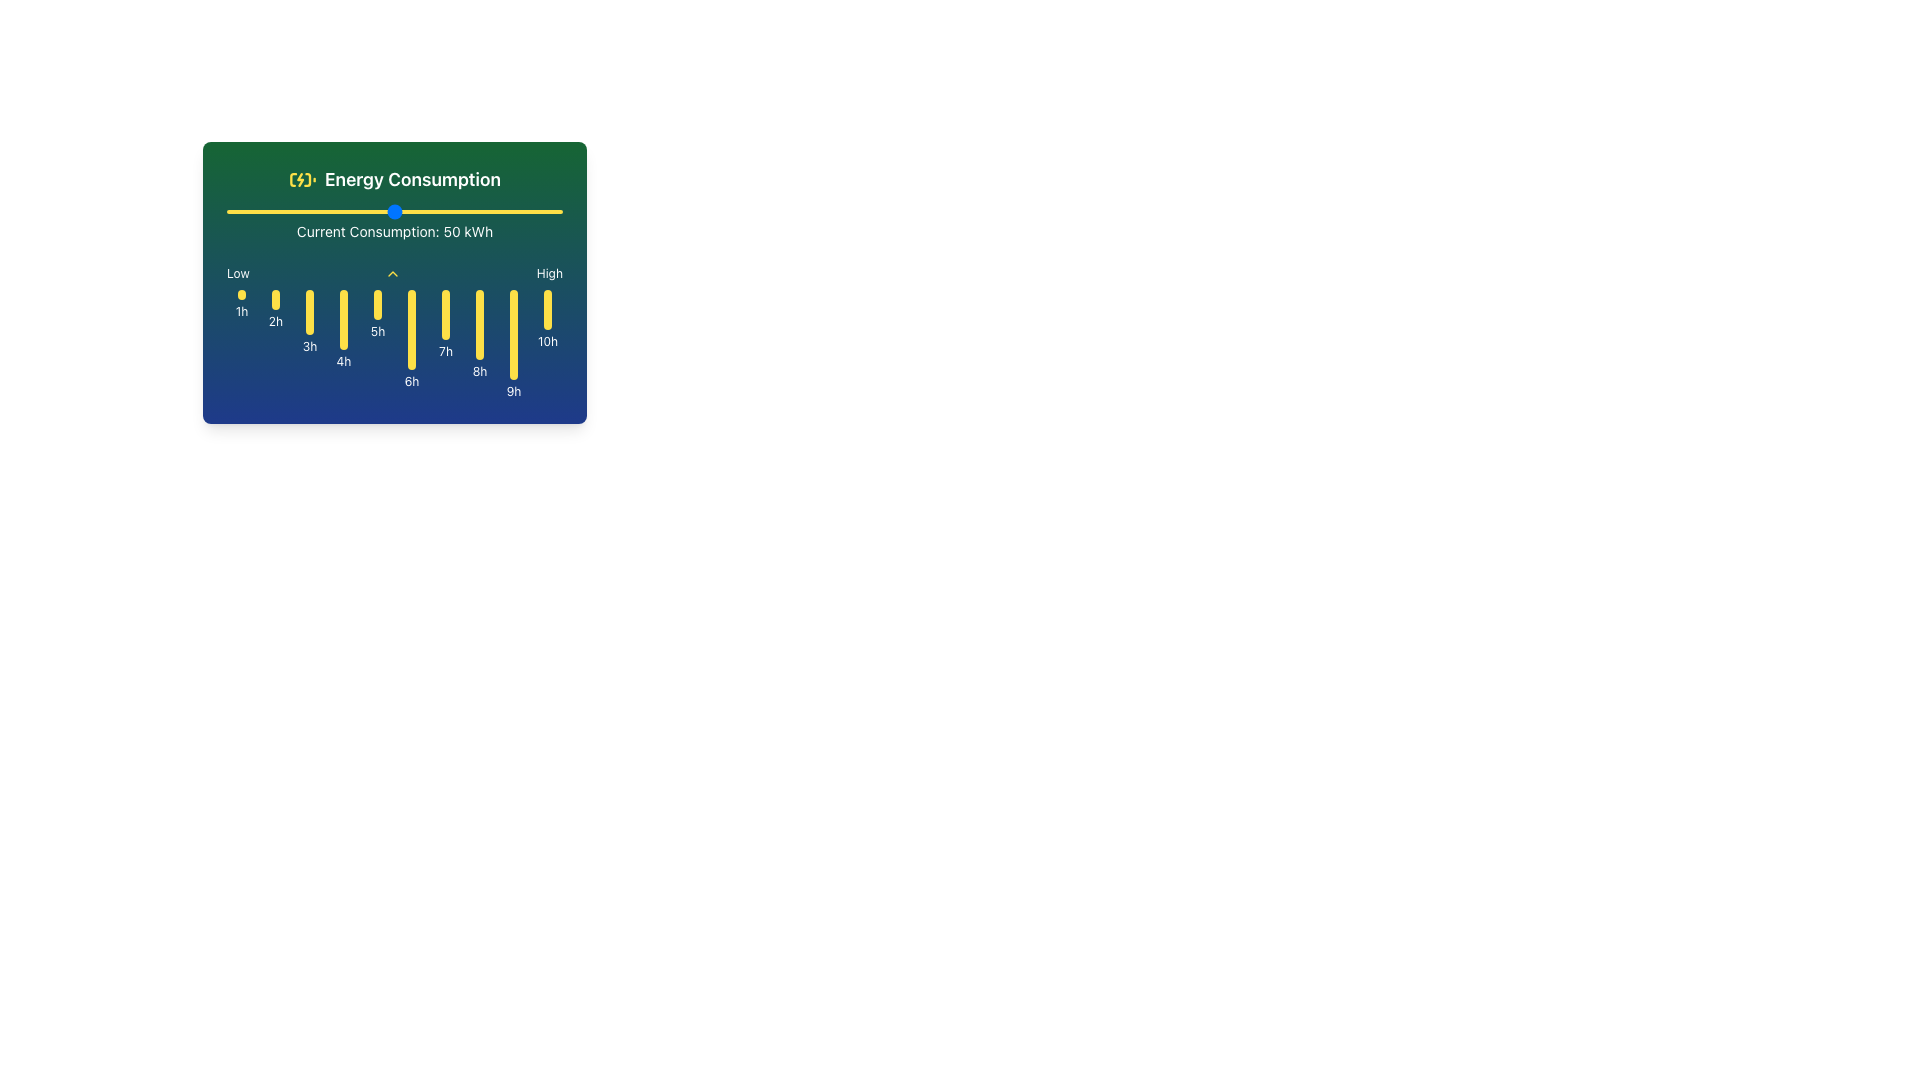  Describe the element at coordinates (306, 213) in the screenshot. I see `the energy consumption slider` at that location.